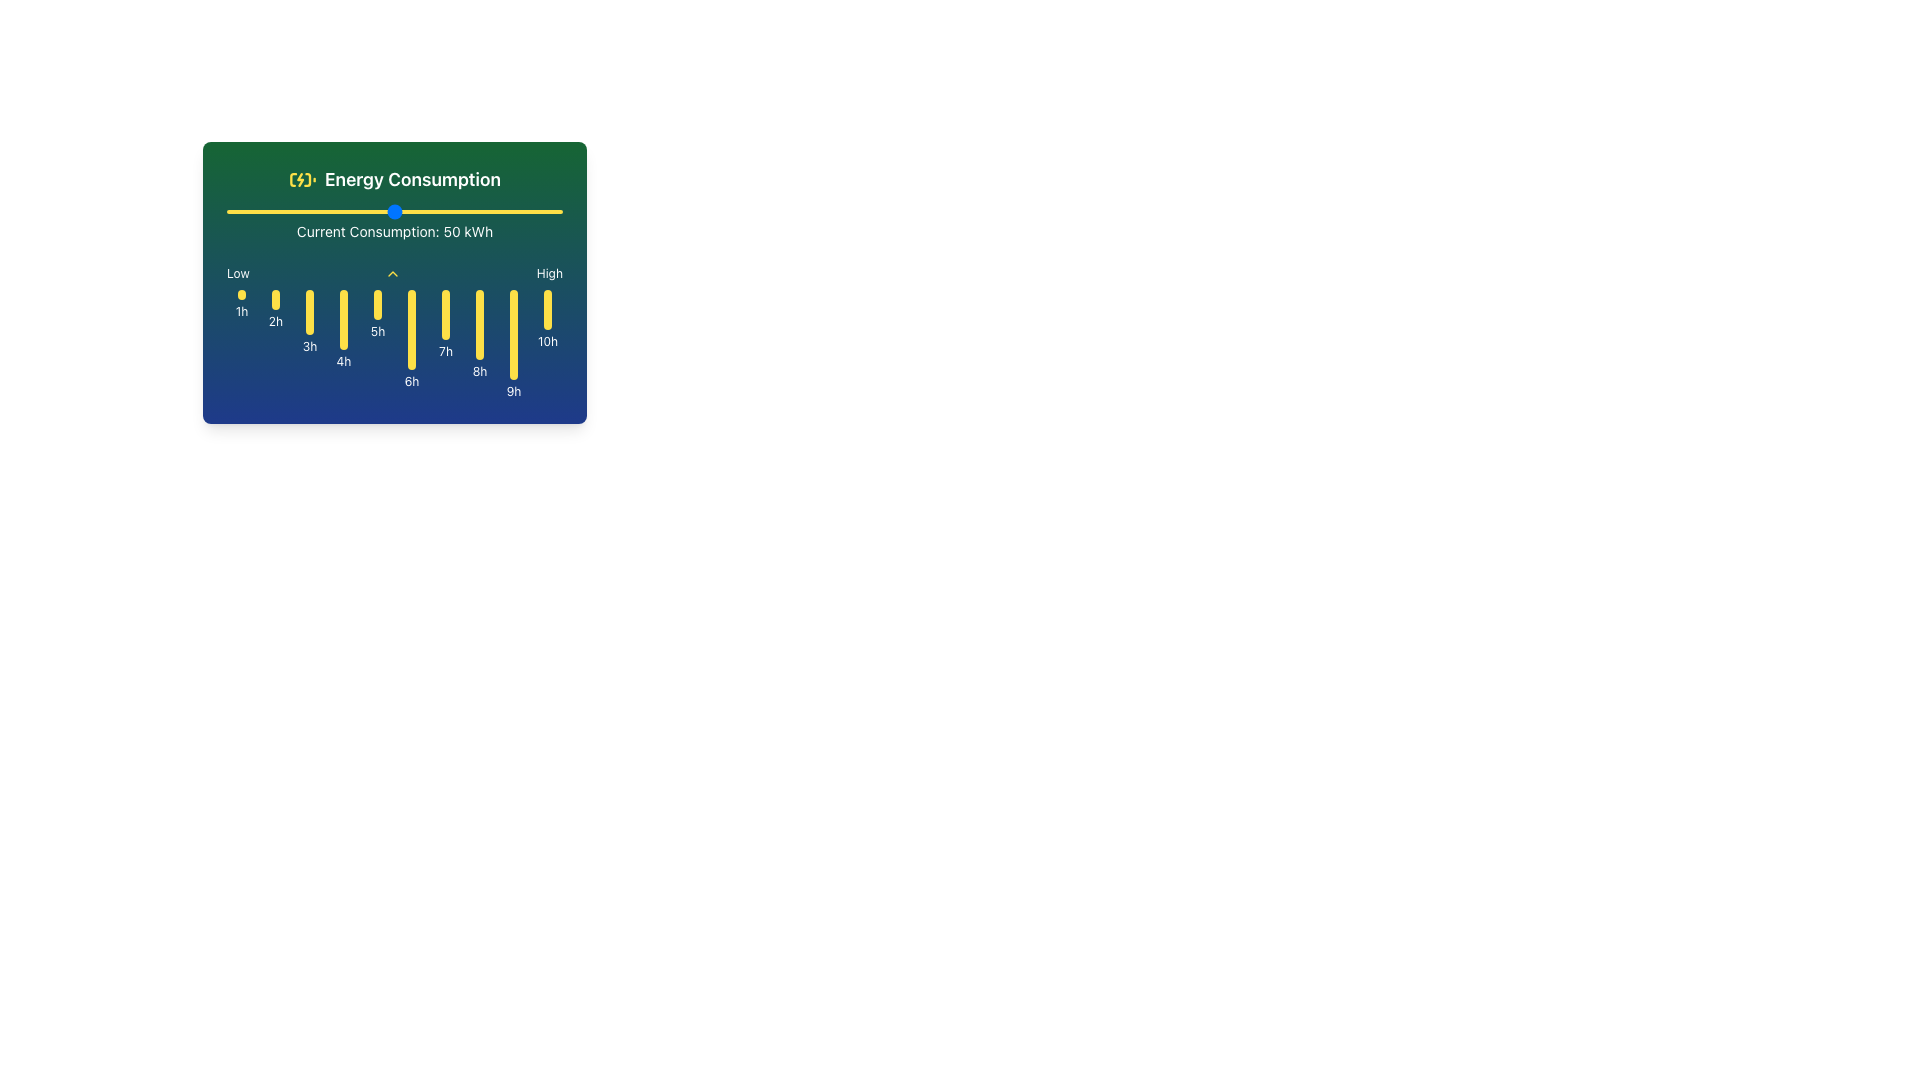  Describe the element at coordinates (306, 213) in the screenshot. I see `the energy consumption slider` at that location.